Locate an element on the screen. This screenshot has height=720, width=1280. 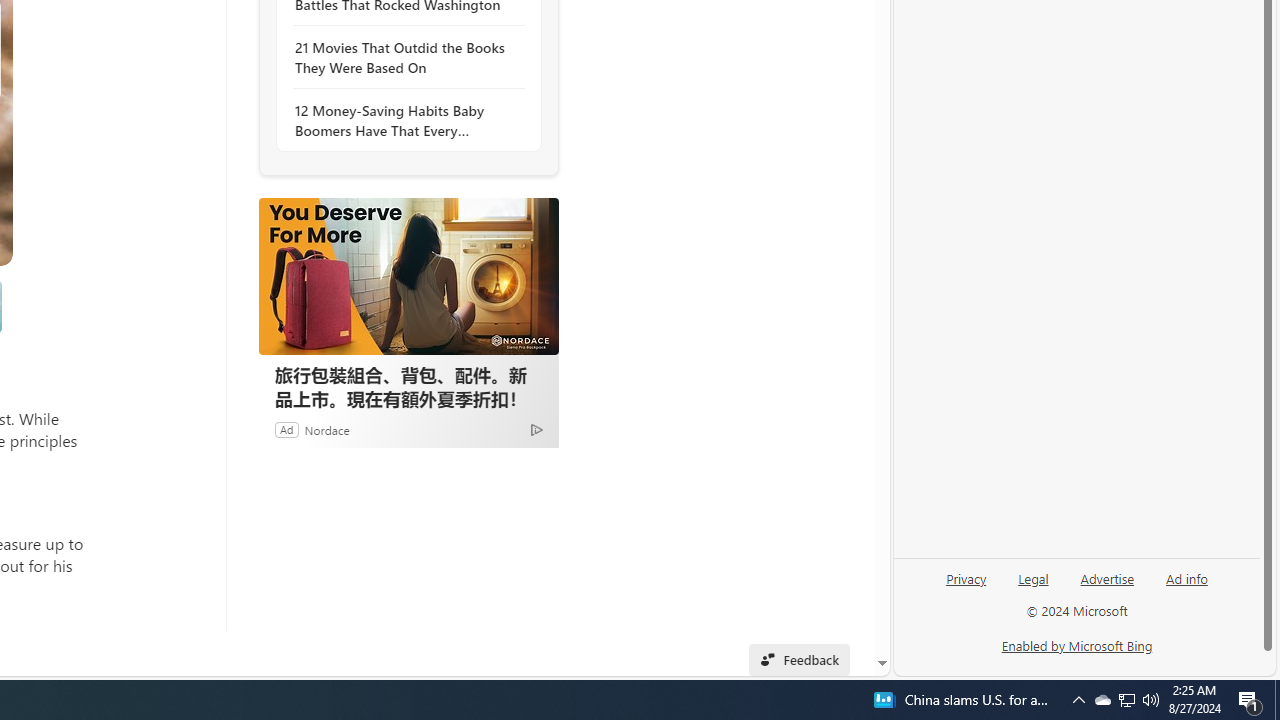
'Ad Choice' is located at coordinates (536, 428).